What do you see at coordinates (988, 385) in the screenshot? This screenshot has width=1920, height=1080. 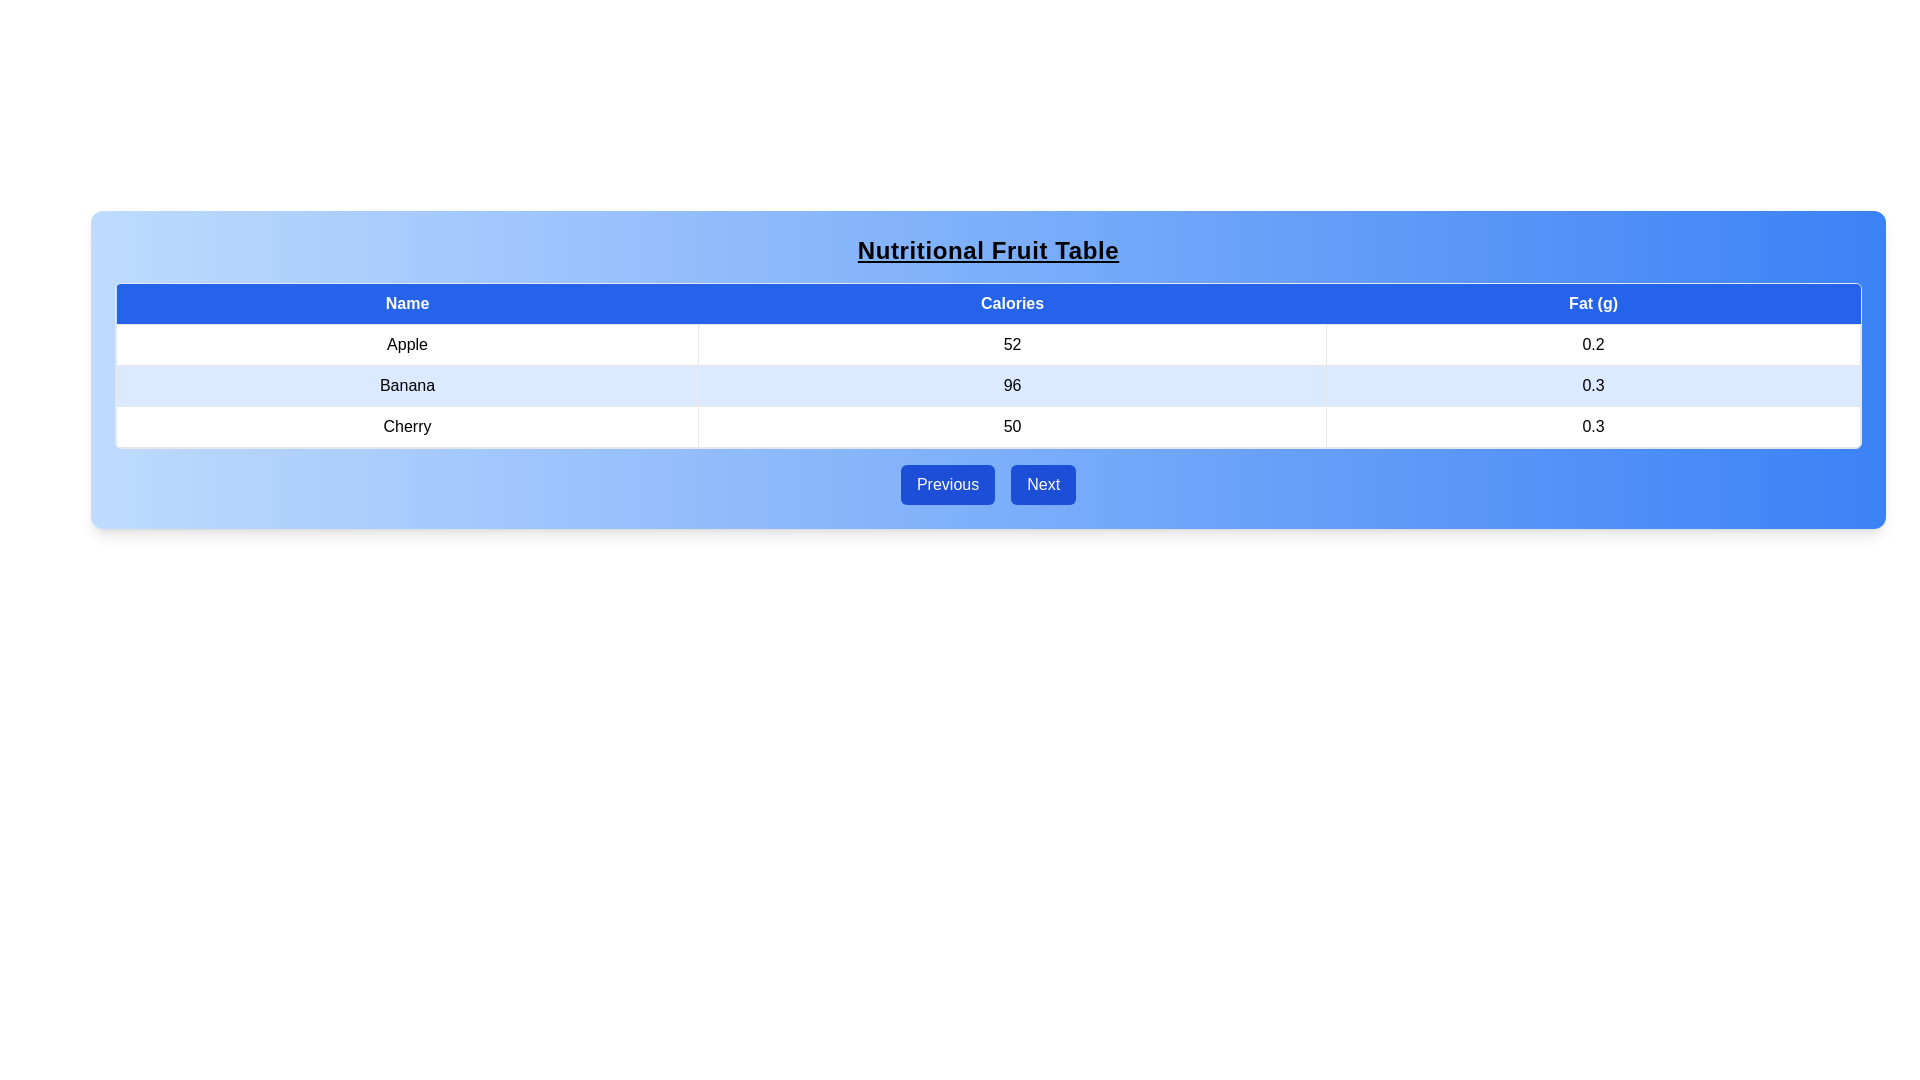 I see `the second row in the nutritional information table, which includes 'Banana', '96', and '0.3'` at bounding box center [988, 385].